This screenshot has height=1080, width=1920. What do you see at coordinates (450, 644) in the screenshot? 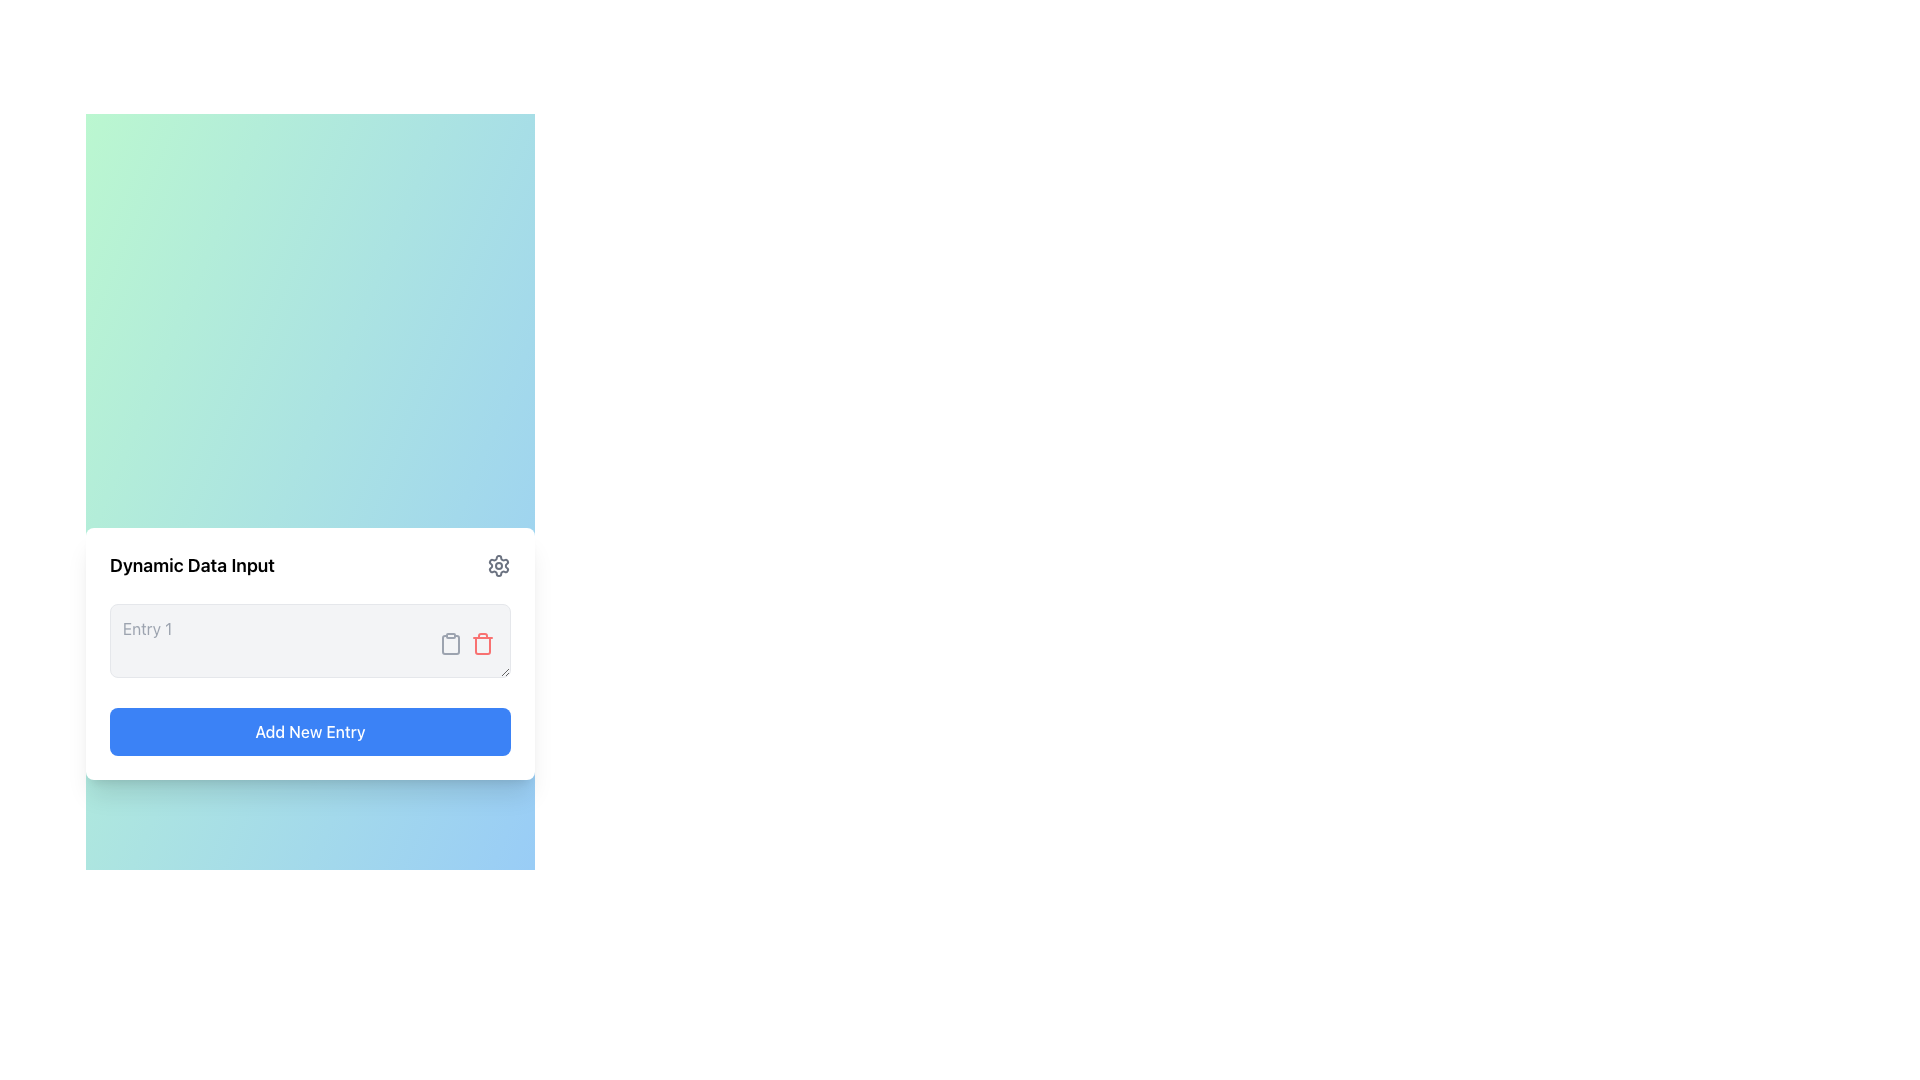
I see `the gray clipboard icon located next to other functional icons on the right side of the 'Entry 1' input box` at bounding box center [450, 644].